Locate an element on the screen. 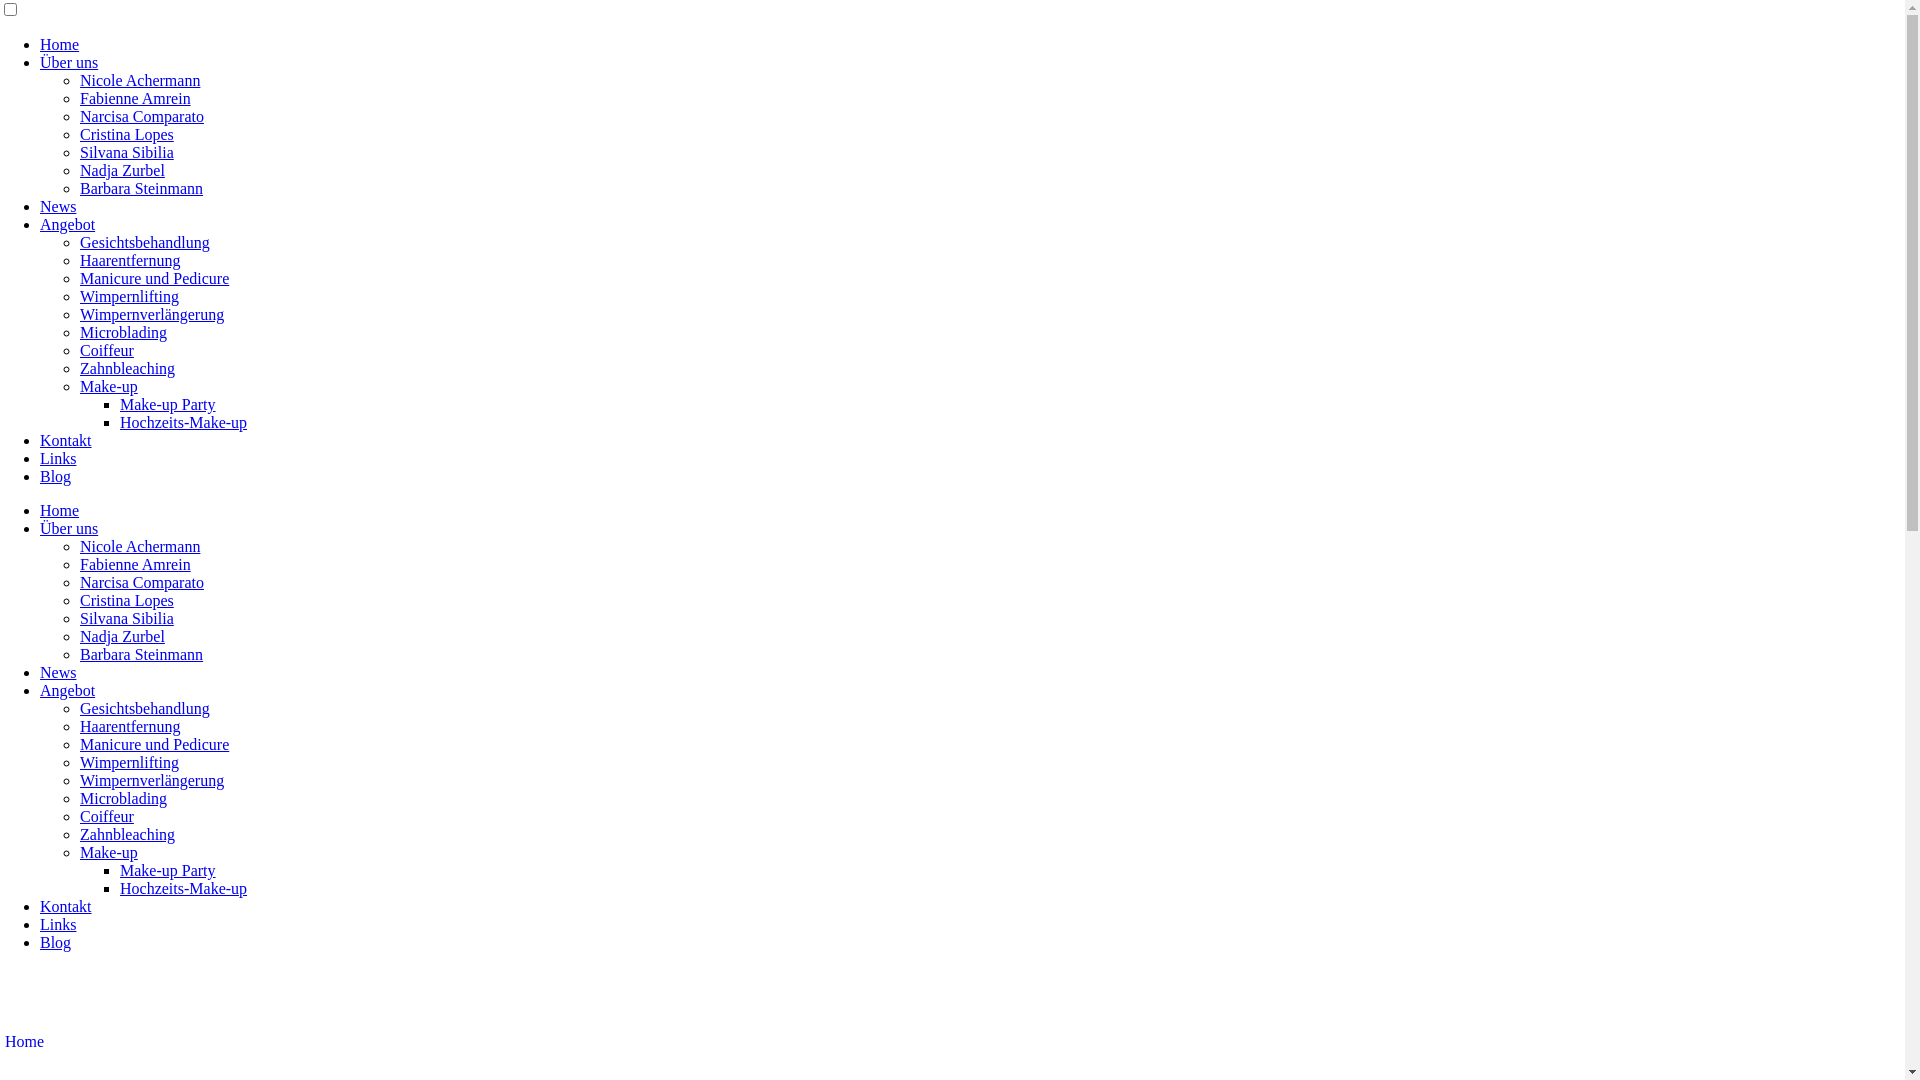  'Manicure und Pedicure' is located at coordinates (153, 744).